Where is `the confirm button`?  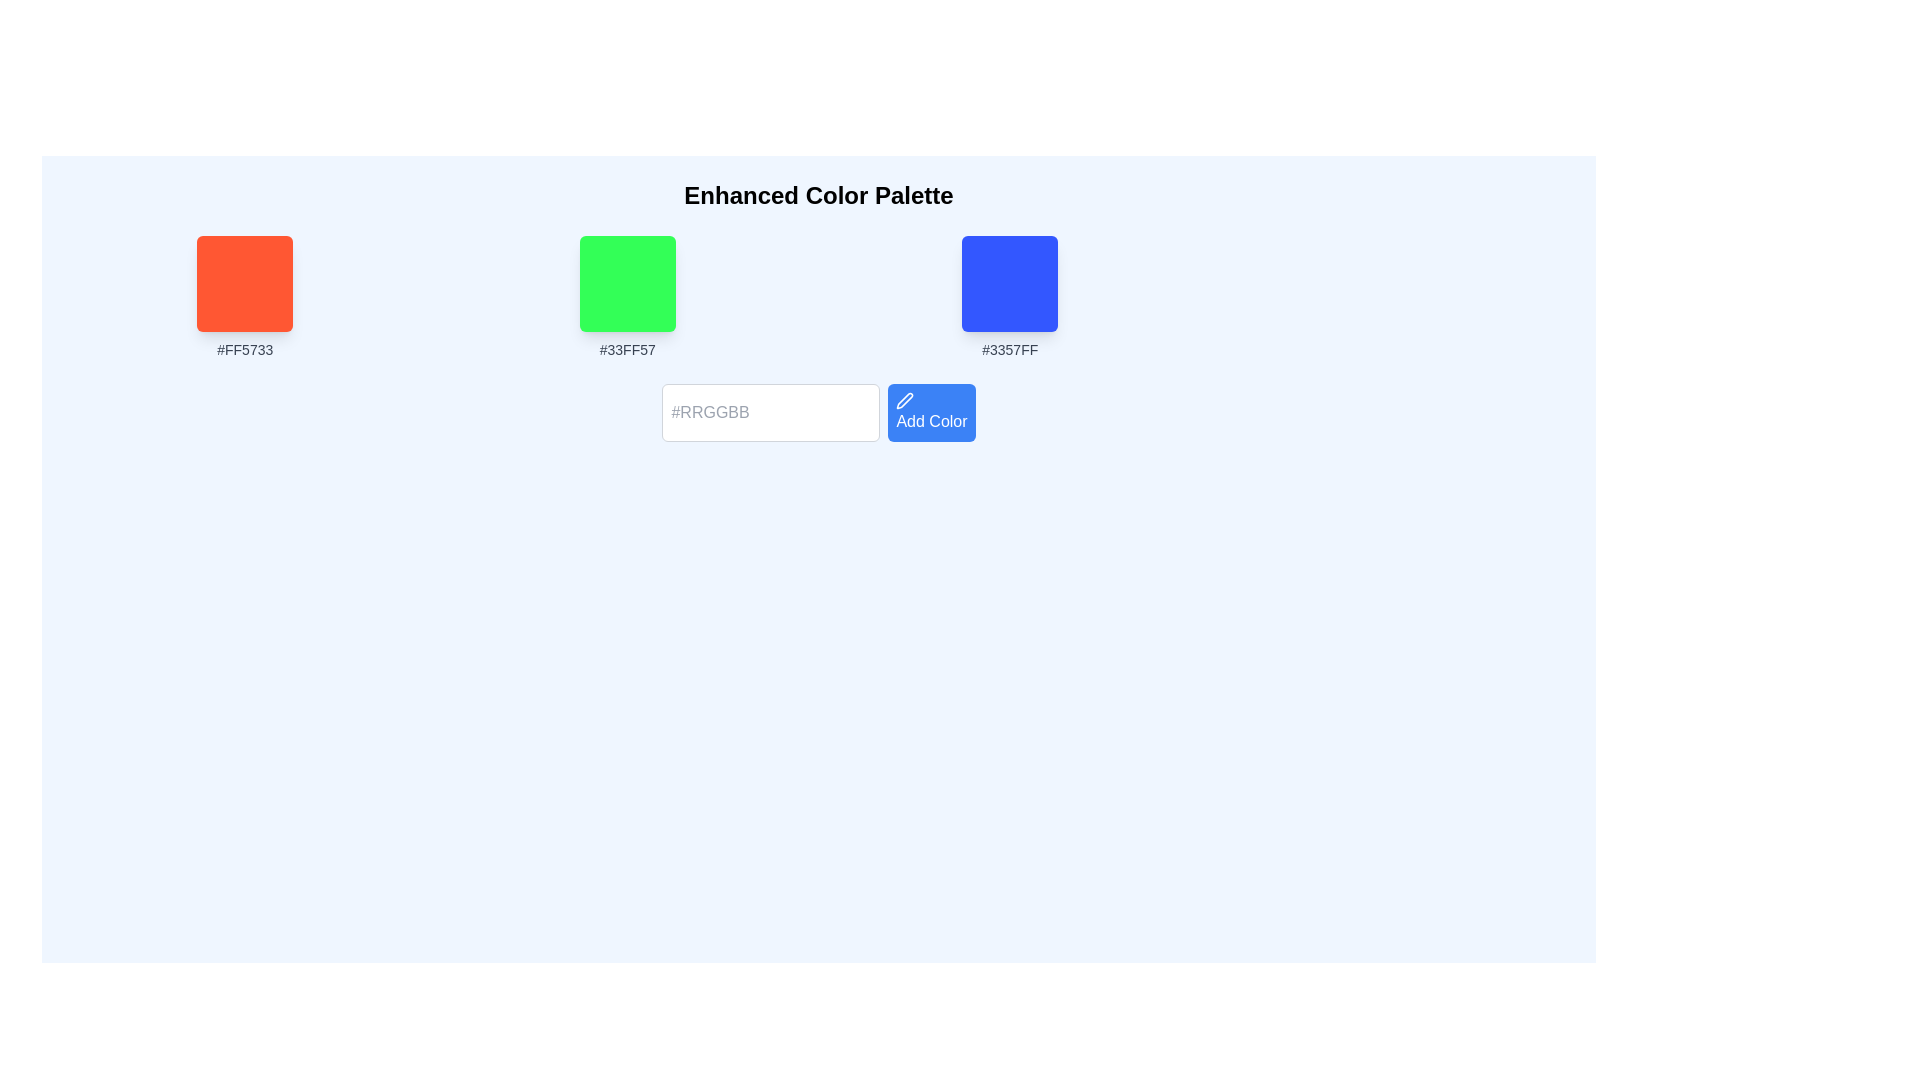
the confirm button is located at coordinates (930, 411).